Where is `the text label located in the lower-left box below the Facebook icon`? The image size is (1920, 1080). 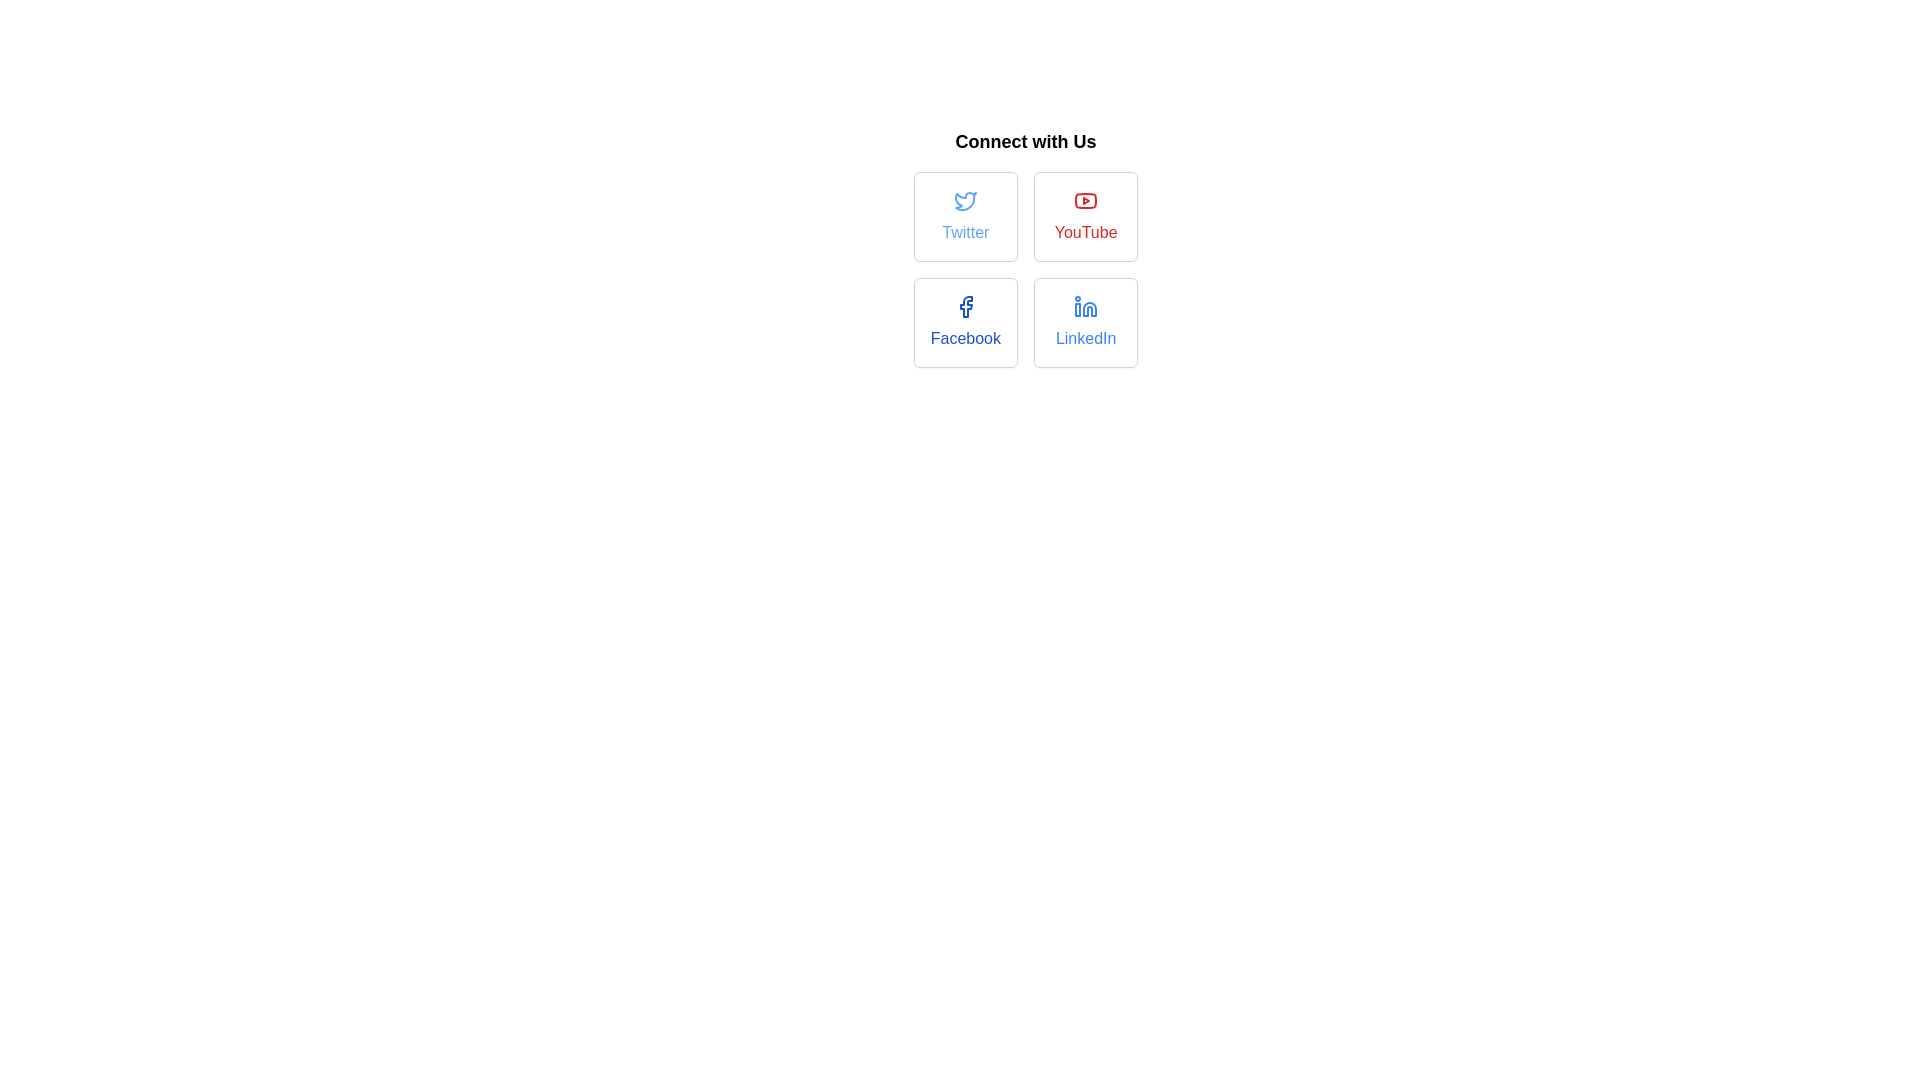 the text label located in the lower-left box below the Facebook icon is located at coordinates (965, 338).